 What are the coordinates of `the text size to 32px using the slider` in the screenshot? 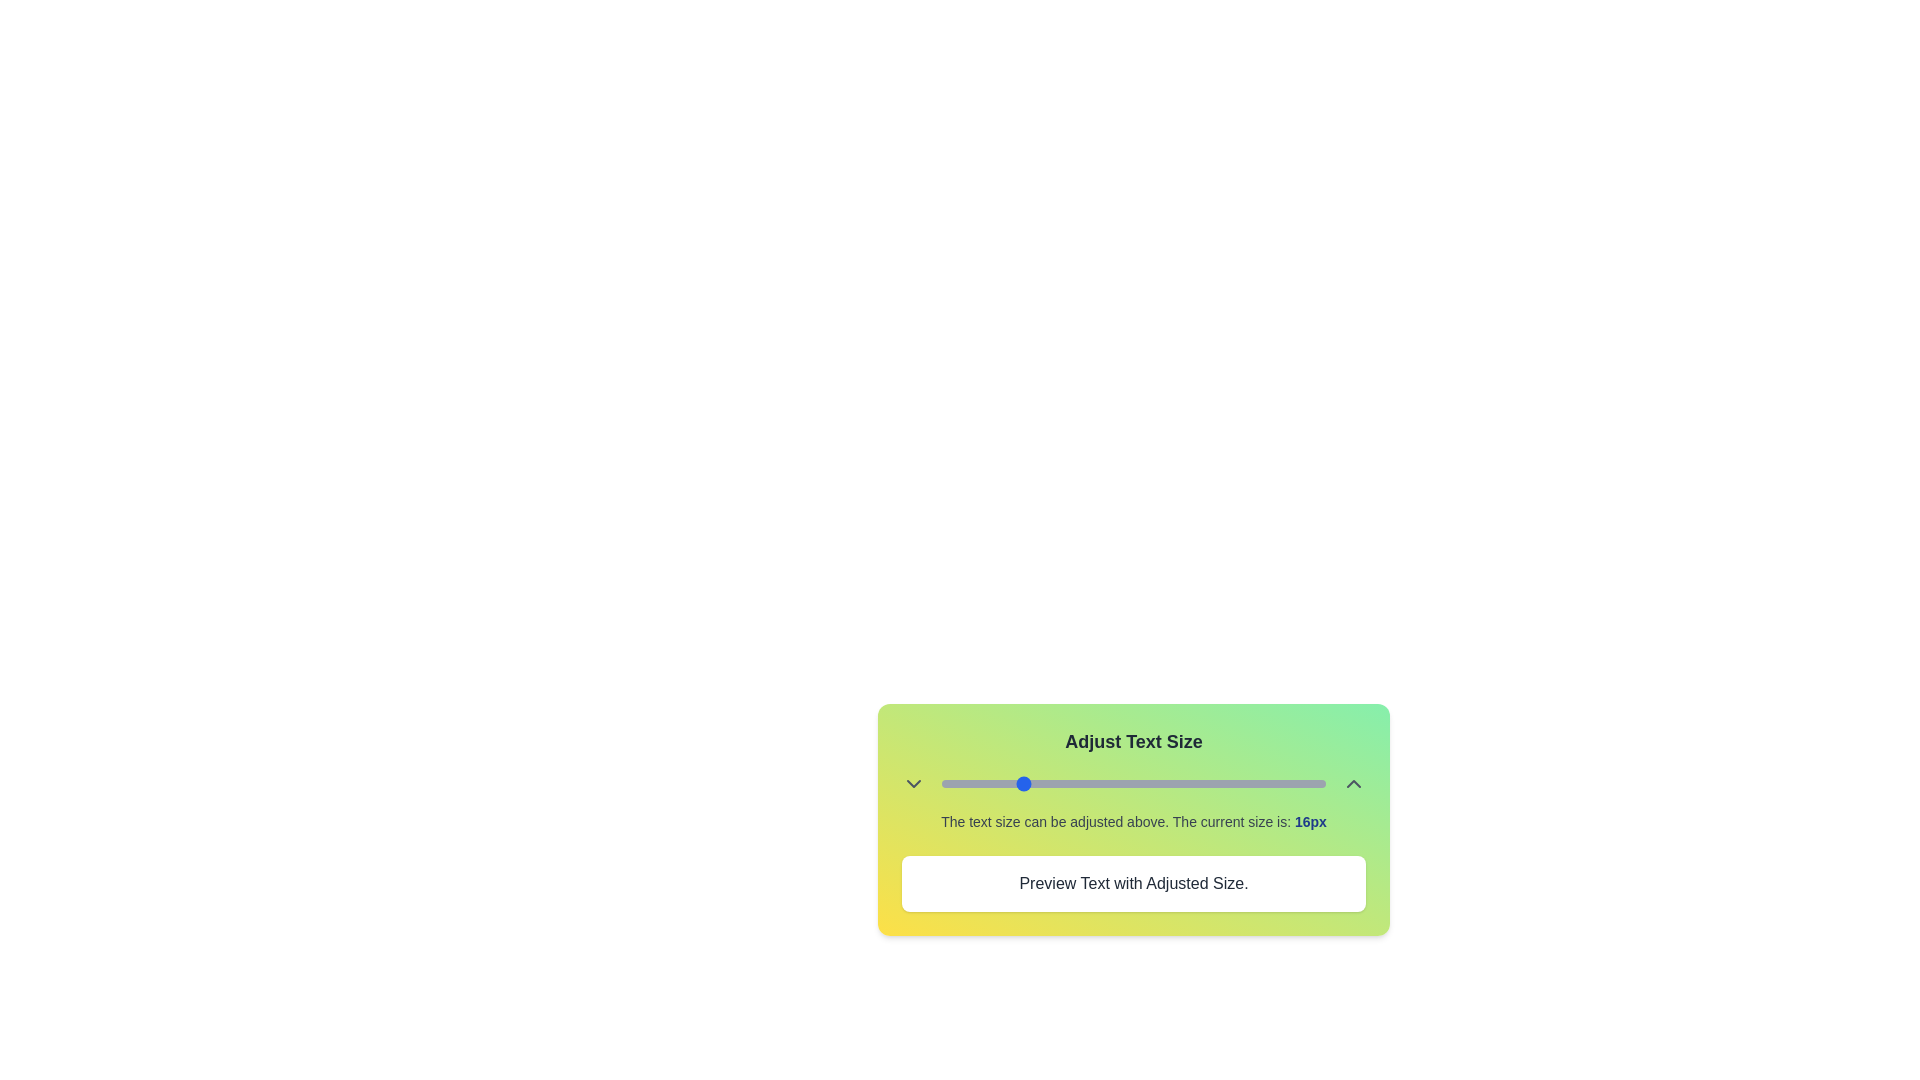 It's located at (1172, 782).